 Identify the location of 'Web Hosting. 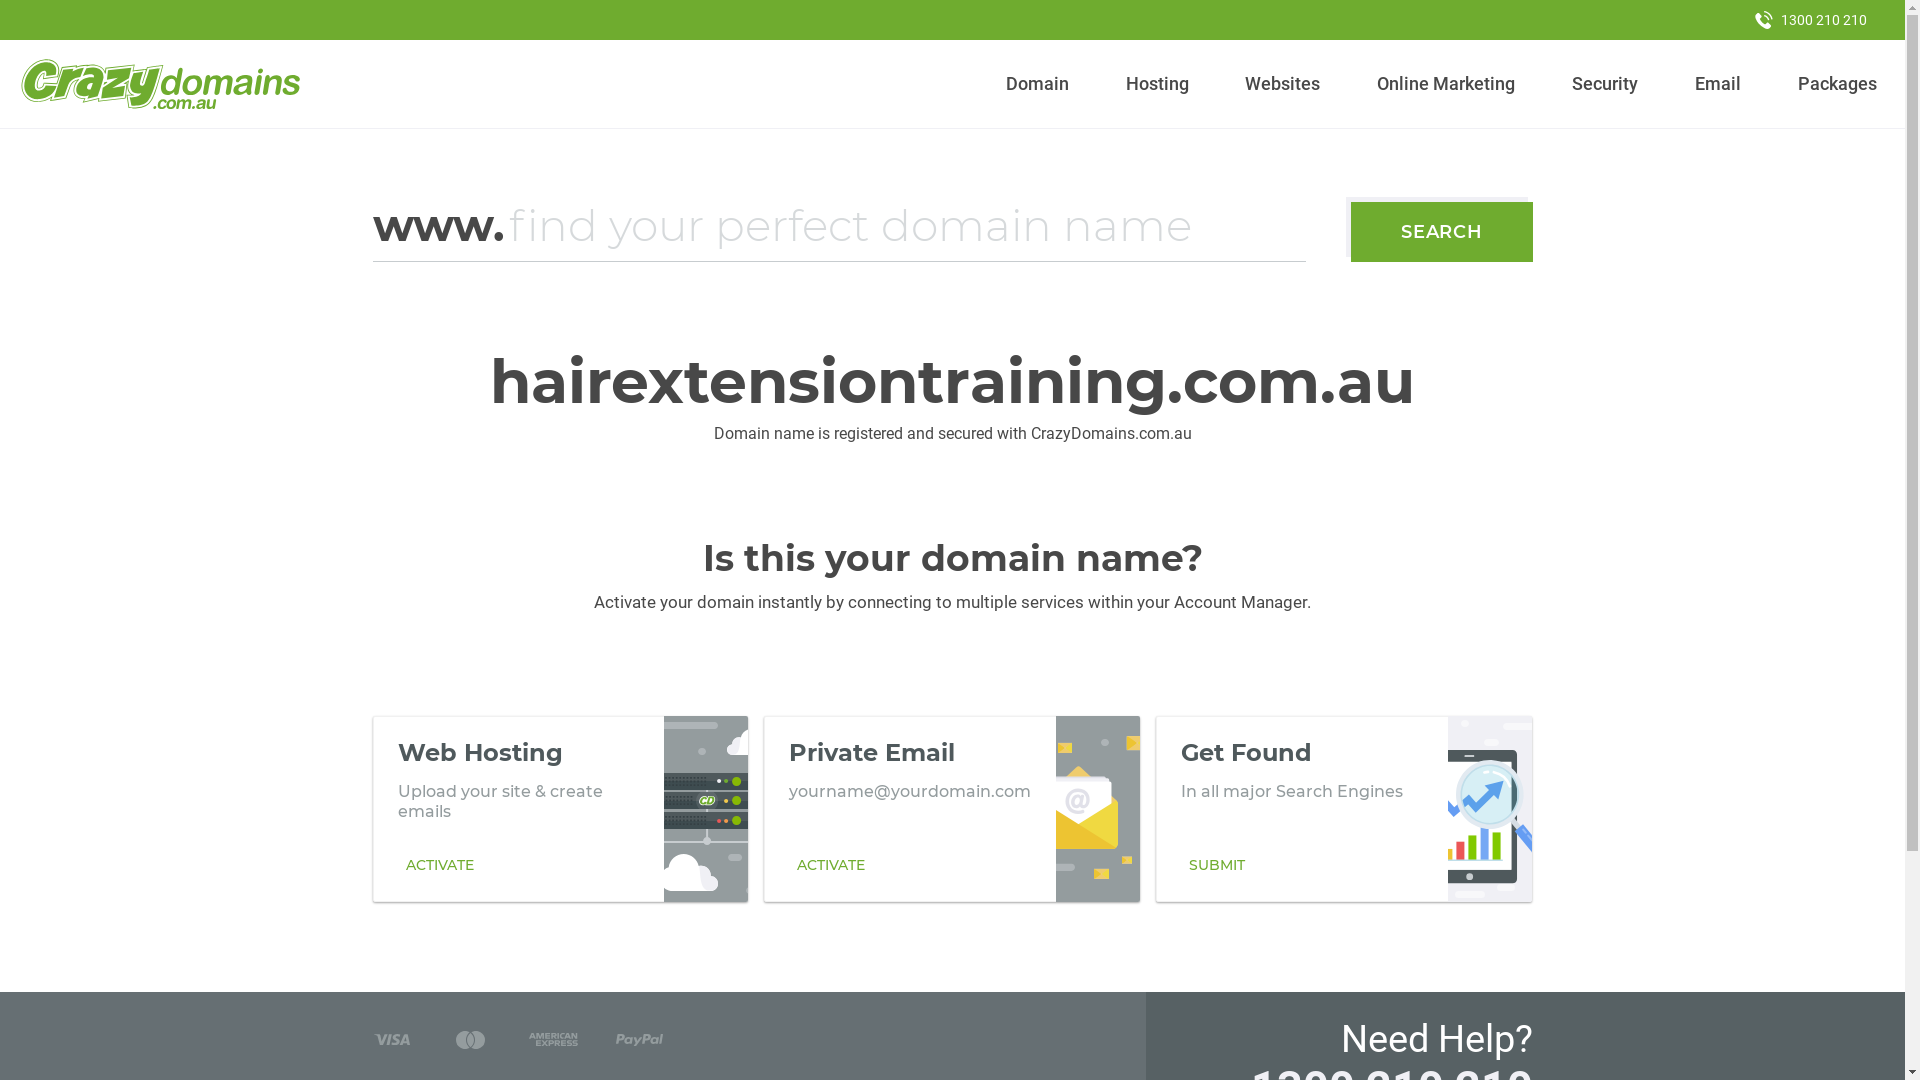
(560, 808).